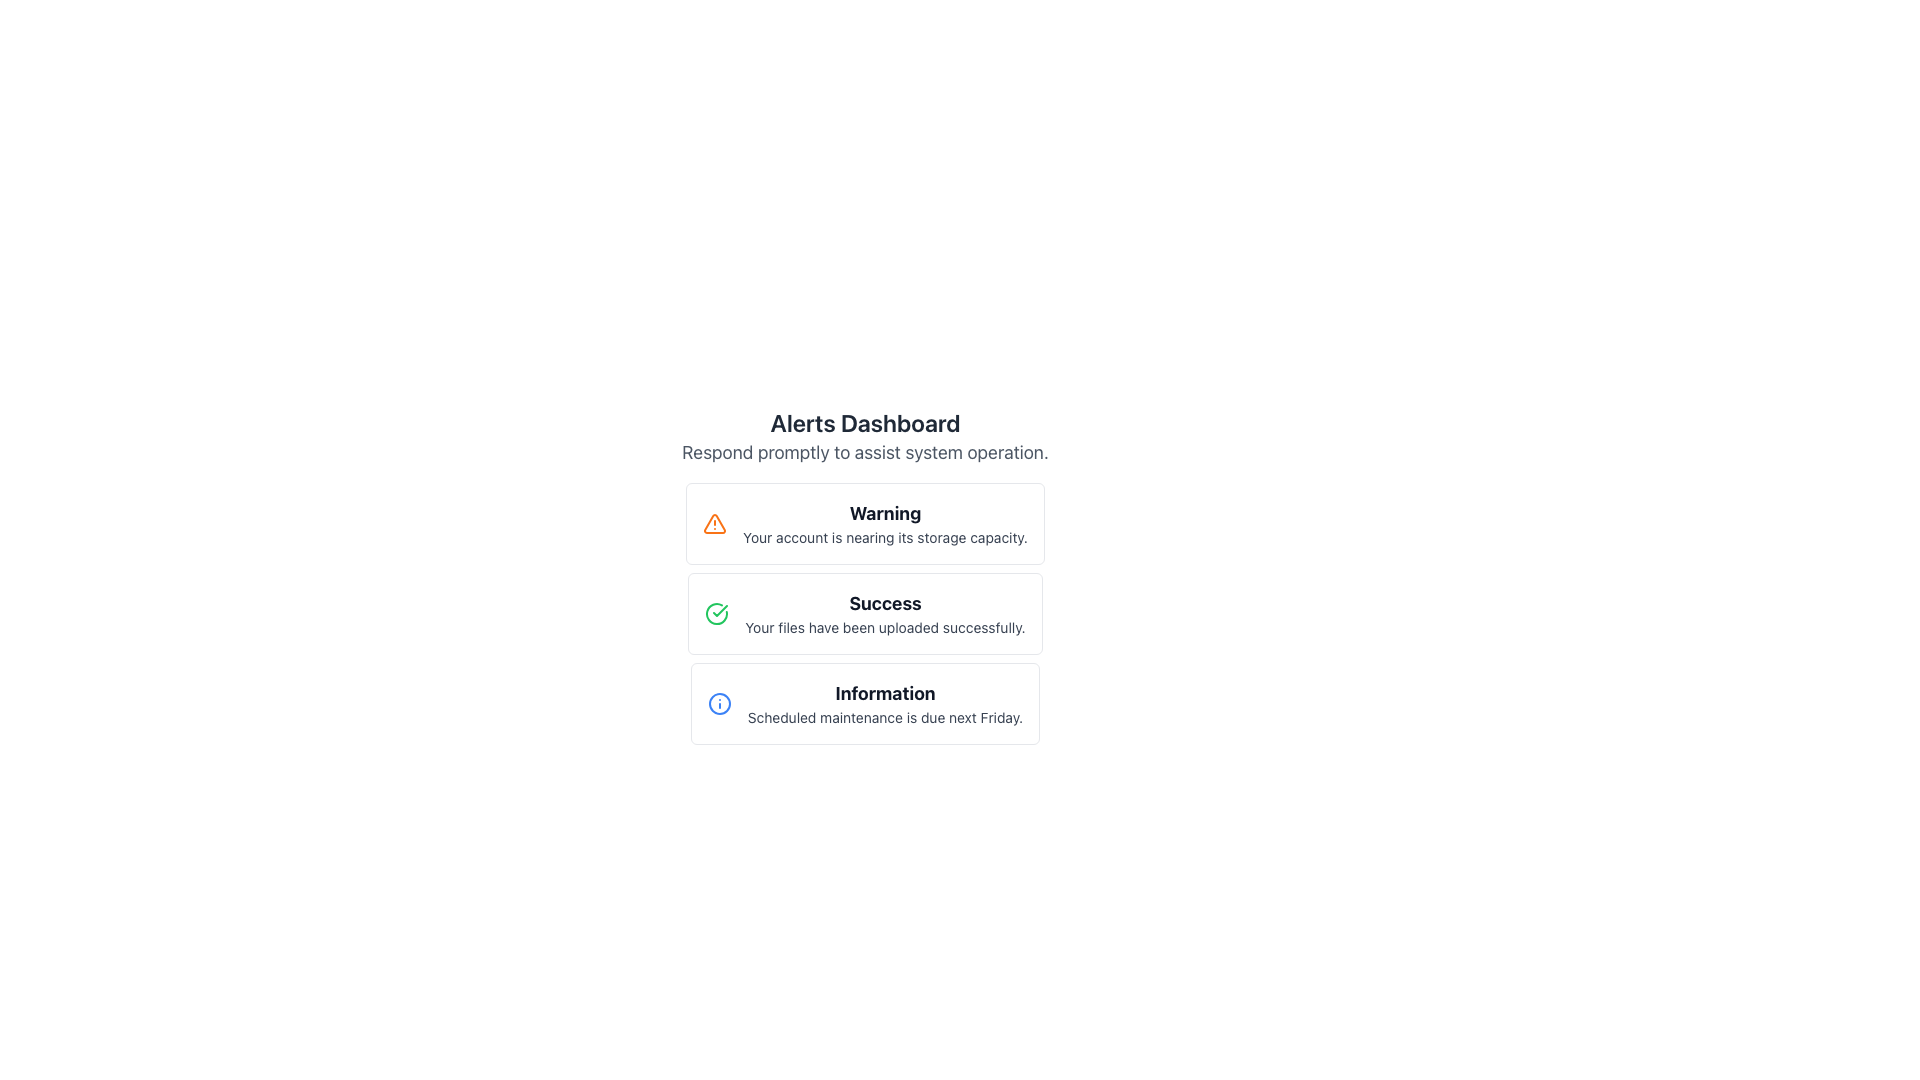  I want to click on the text label that reads 'Success', which is styled with bold font and larger size, located in the second alert box between 'Warning' and 'Information', so click(884, 603).